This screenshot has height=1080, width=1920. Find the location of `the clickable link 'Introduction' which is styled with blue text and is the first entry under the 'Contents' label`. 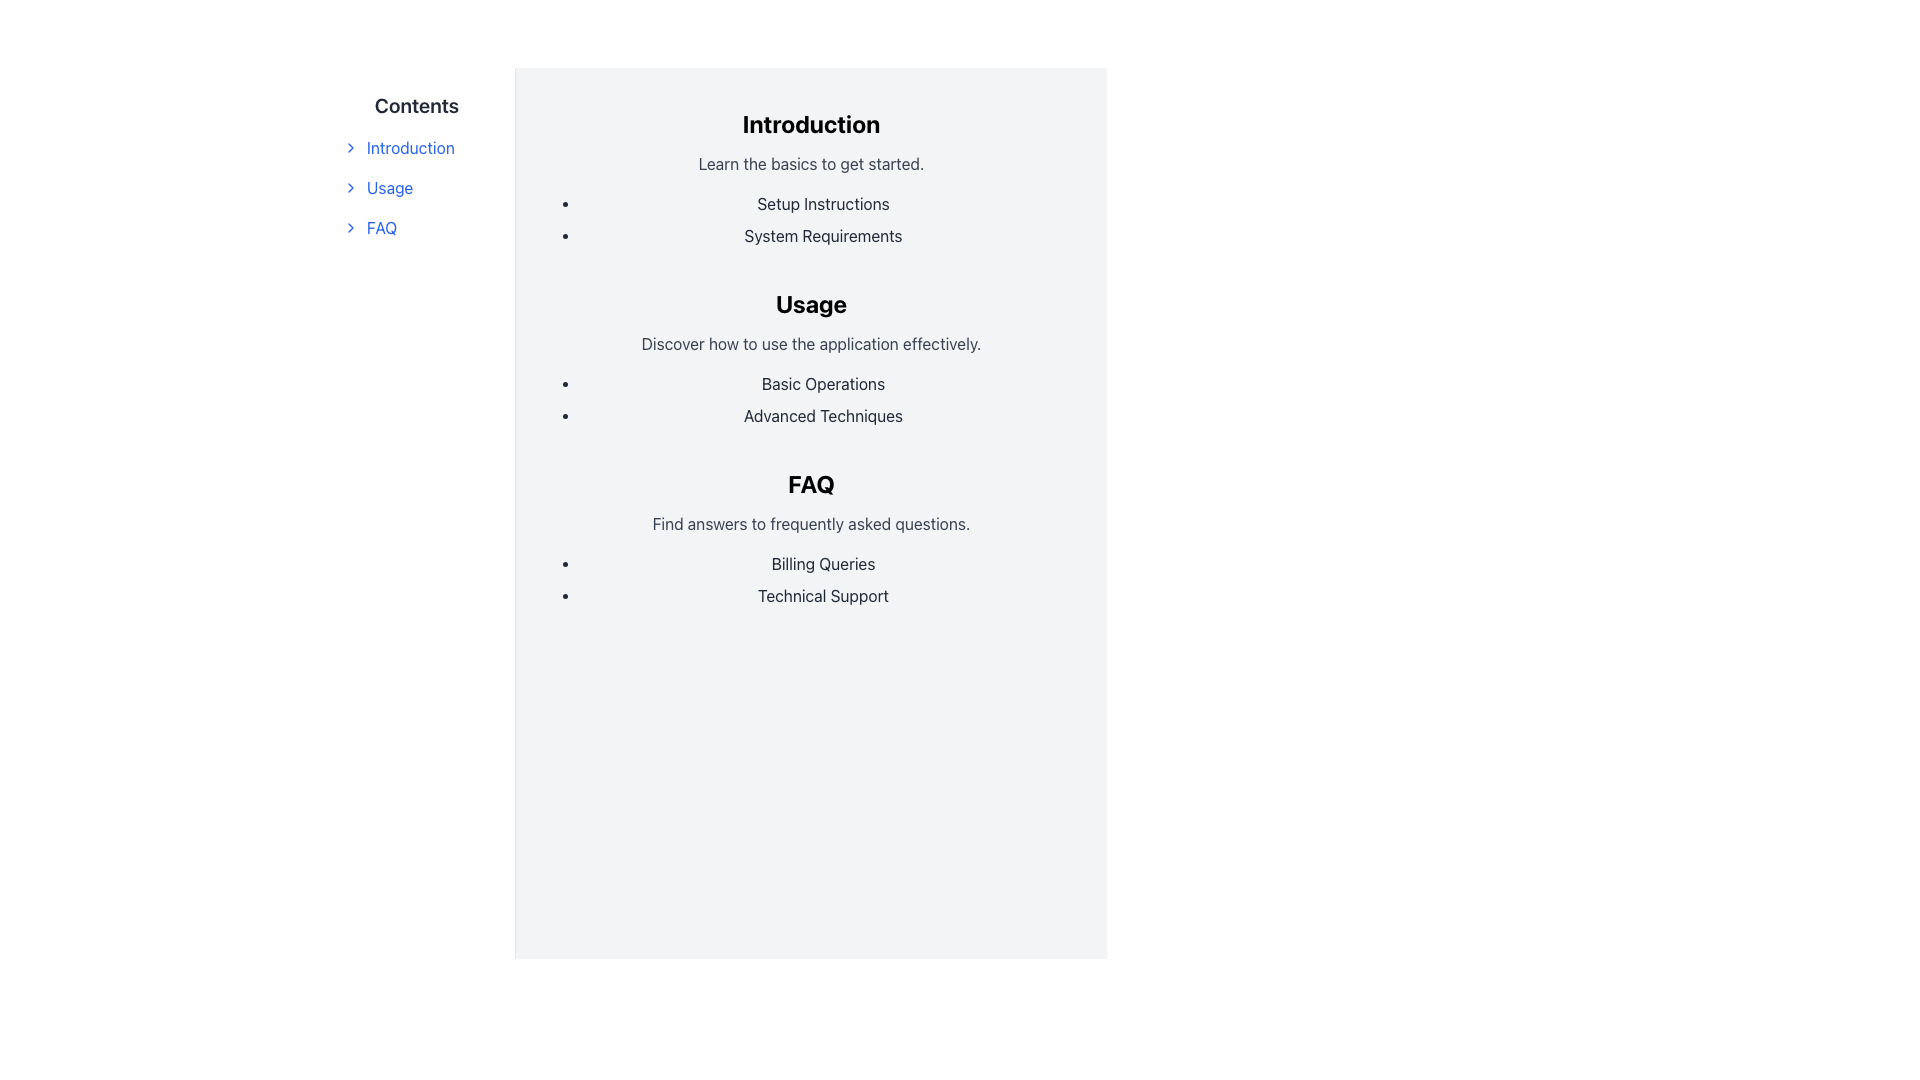

the clickable link 'Introduction' which is styled with blue text and is the first entry under the 'Contents' label is located at coordinates (416, 146).